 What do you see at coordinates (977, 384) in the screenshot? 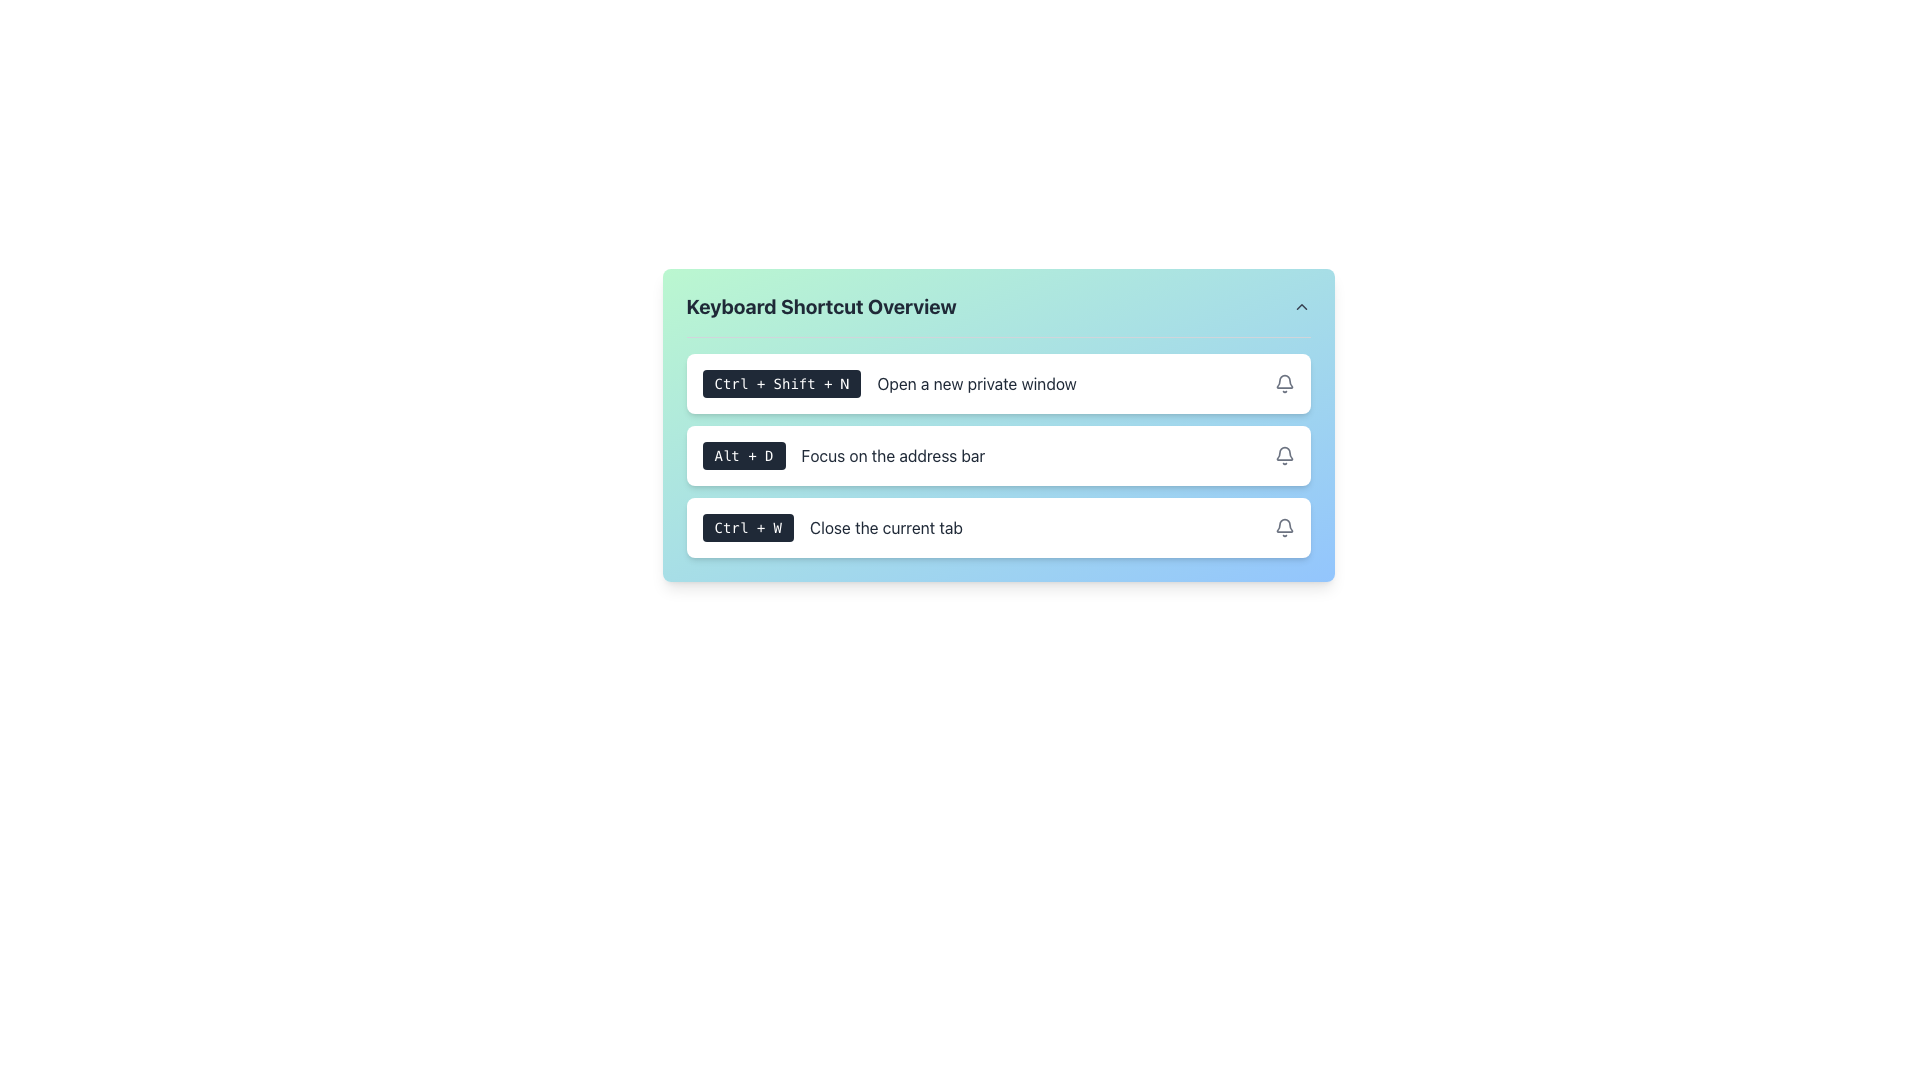
I see `text content of the label displaying 'Open a new private window' which is located between the keyboard shortcut 'Ctrl + Shift + N' and a bell-shaped icon in the first row of shortcut descriptions` at bounding box center [977, 384].